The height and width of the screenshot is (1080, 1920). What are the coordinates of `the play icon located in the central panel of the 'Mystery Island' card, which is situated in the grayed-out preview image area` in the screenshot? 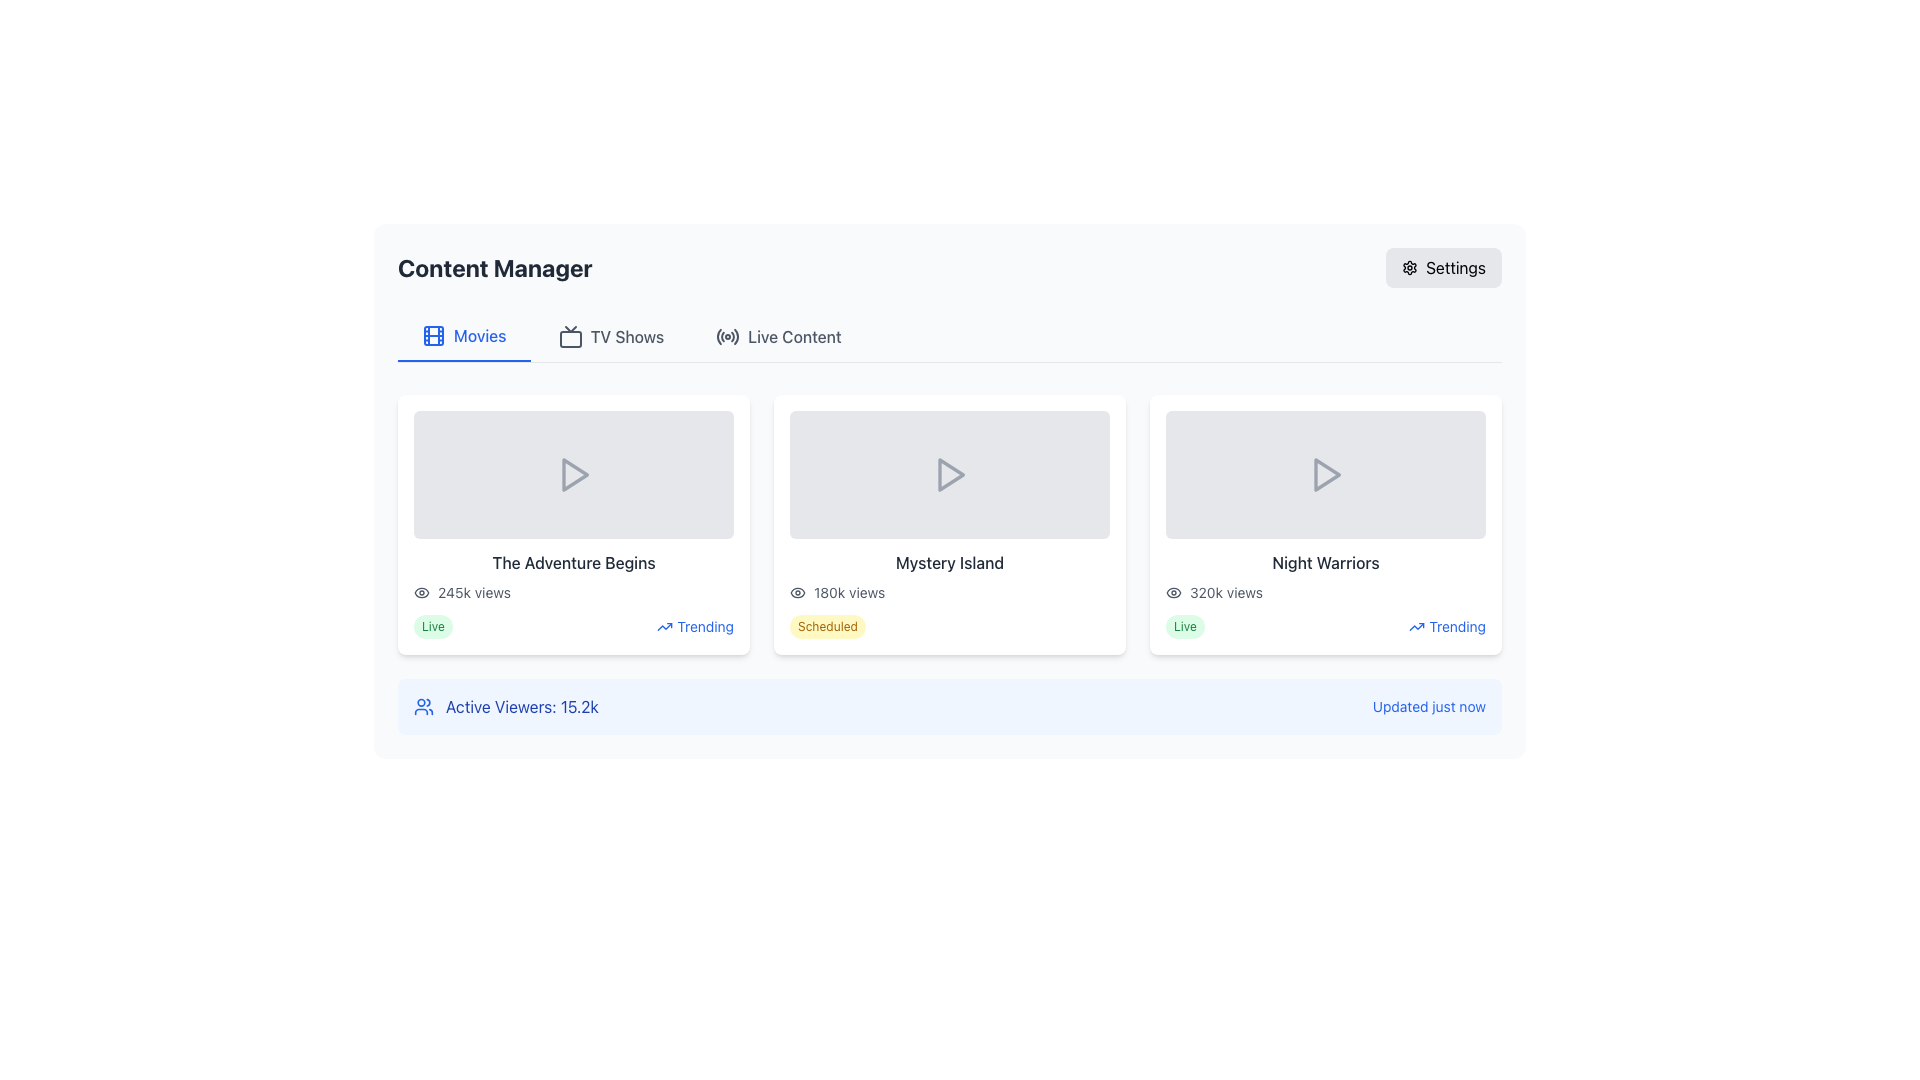 It's located at (949, 474).